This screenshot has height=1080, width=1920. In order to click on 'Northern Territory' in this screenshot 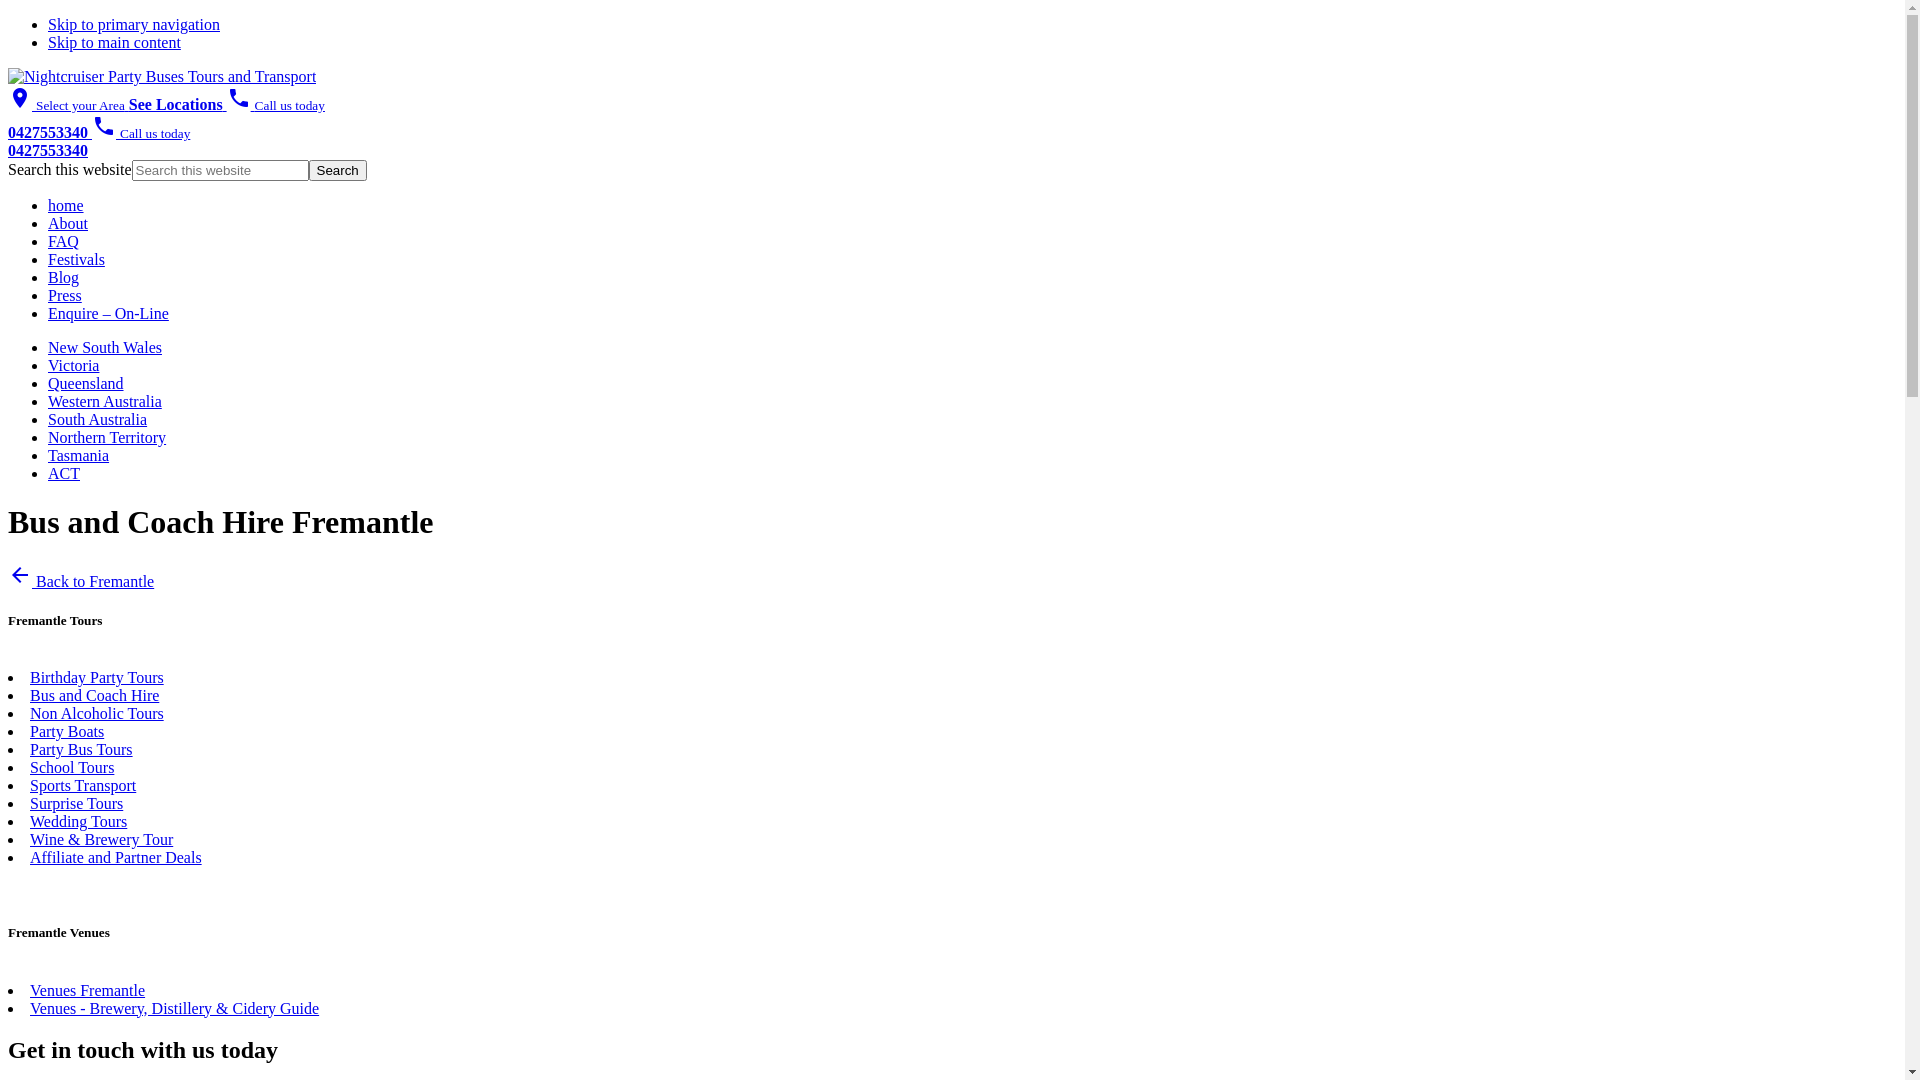, I will do `click(105, 436)`.